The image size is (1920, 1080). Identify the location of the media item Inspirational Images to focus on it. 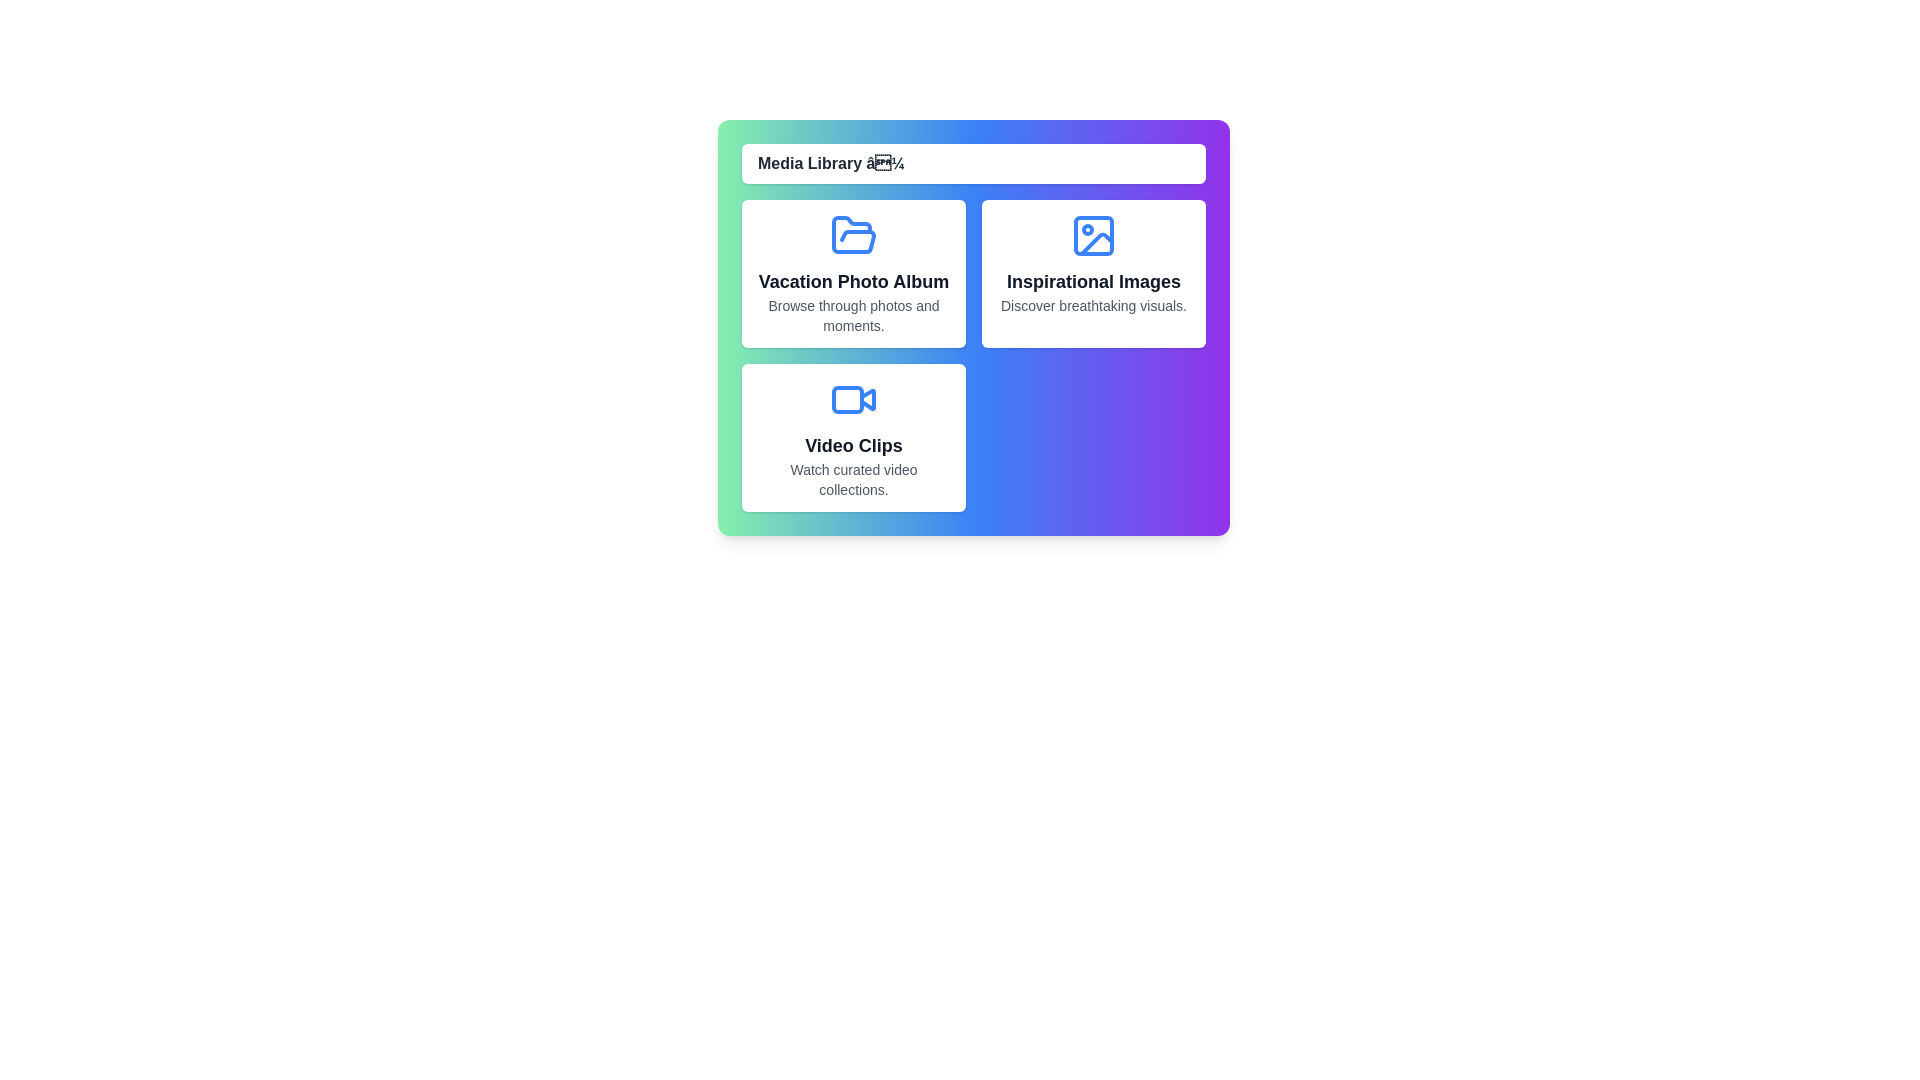
(1093, 273).